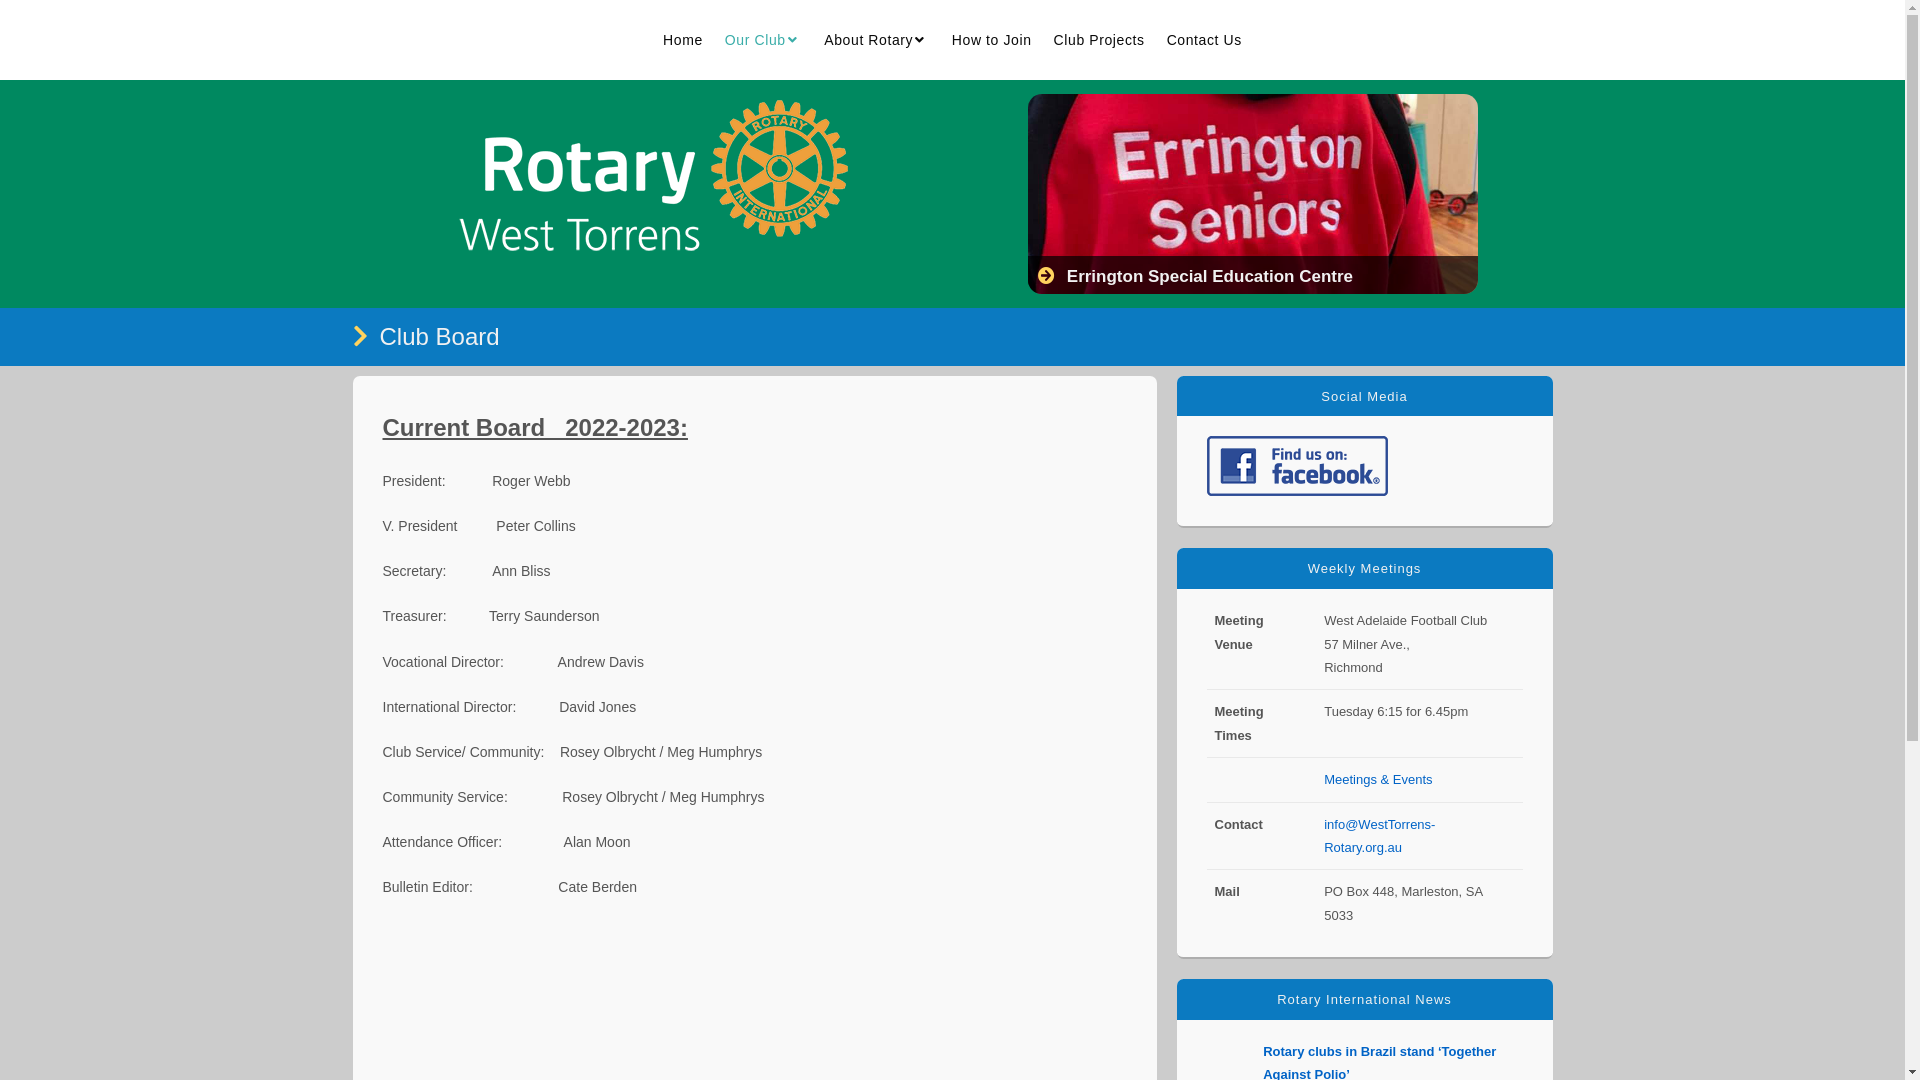 This screenshot has width=1920, height=1080. Describe the element at coordinates (1098, 39) in the screenshot. I see `'Club Projects'` at that location.